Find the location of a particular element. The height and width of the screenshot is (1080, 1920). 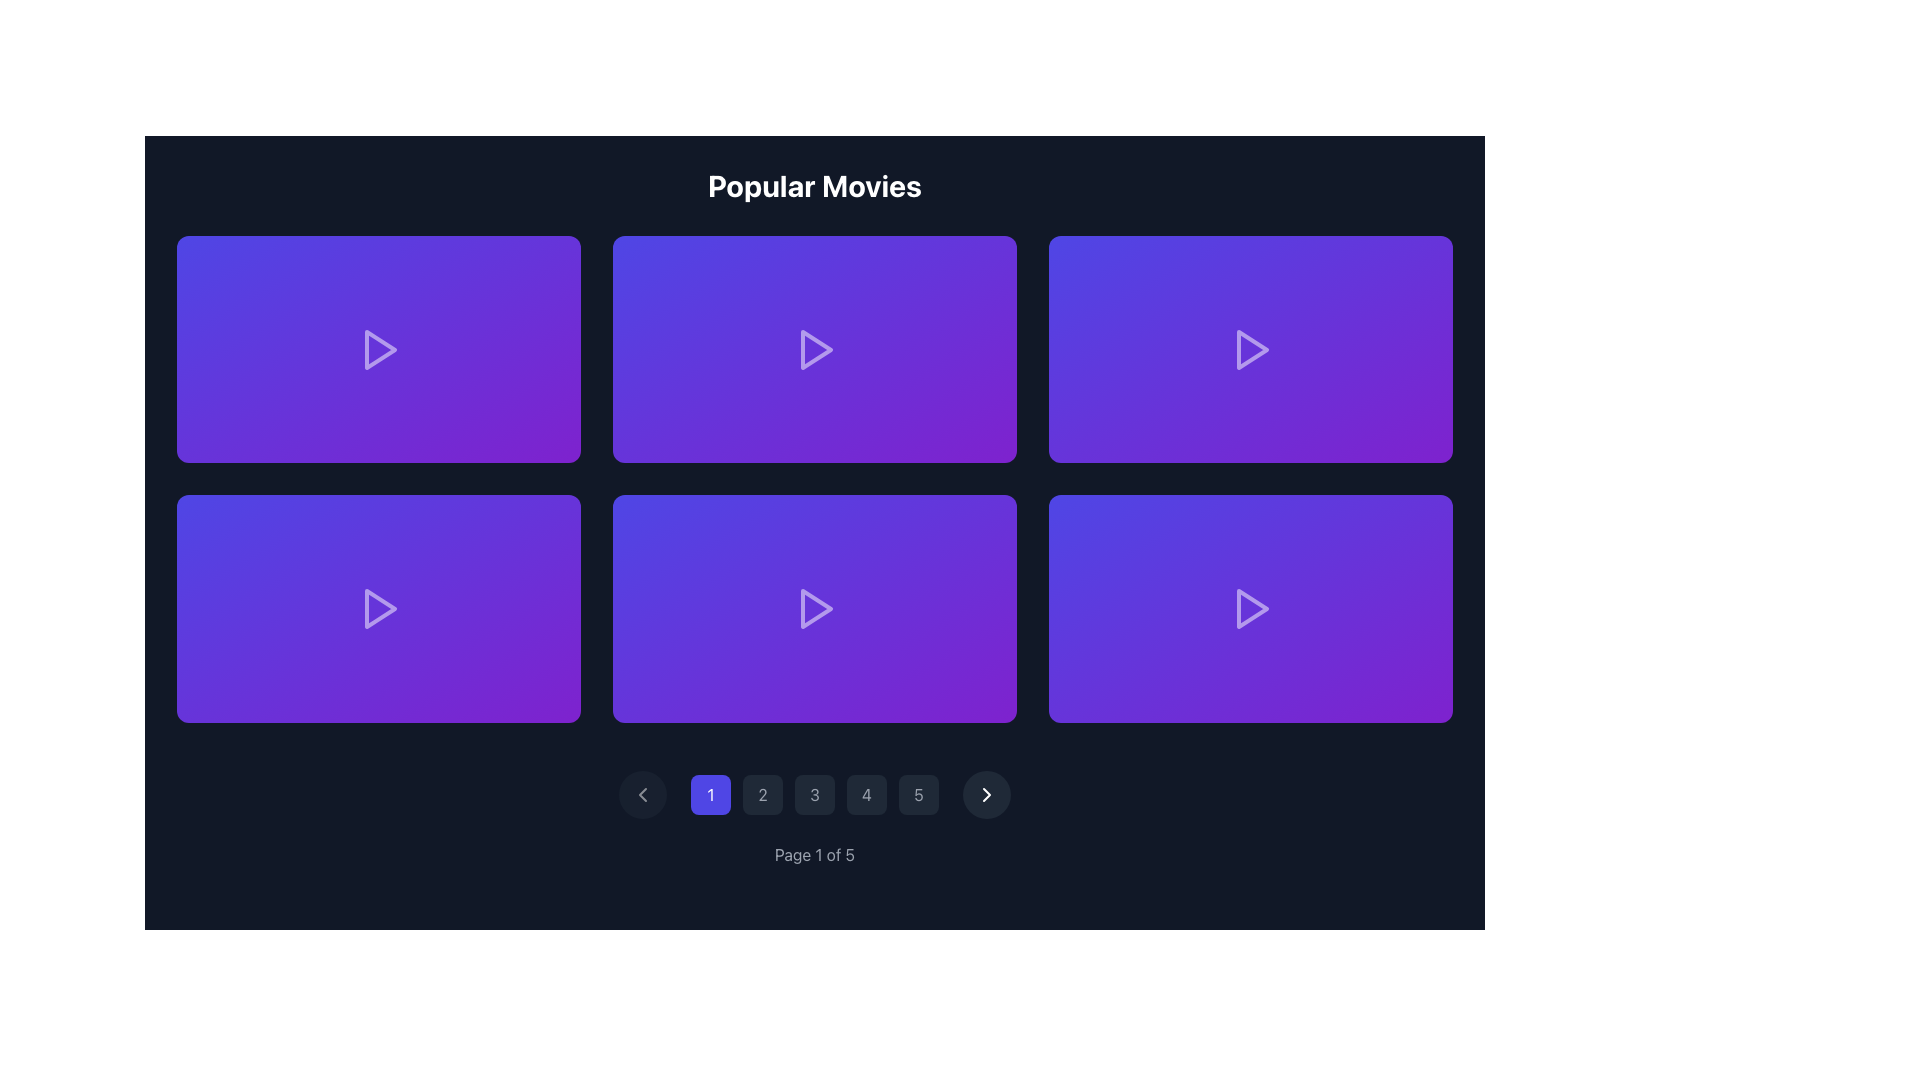

the title text element located at the top-center of the content section, which introduces the grid of media items or movies is located at coordinates (815, 185).